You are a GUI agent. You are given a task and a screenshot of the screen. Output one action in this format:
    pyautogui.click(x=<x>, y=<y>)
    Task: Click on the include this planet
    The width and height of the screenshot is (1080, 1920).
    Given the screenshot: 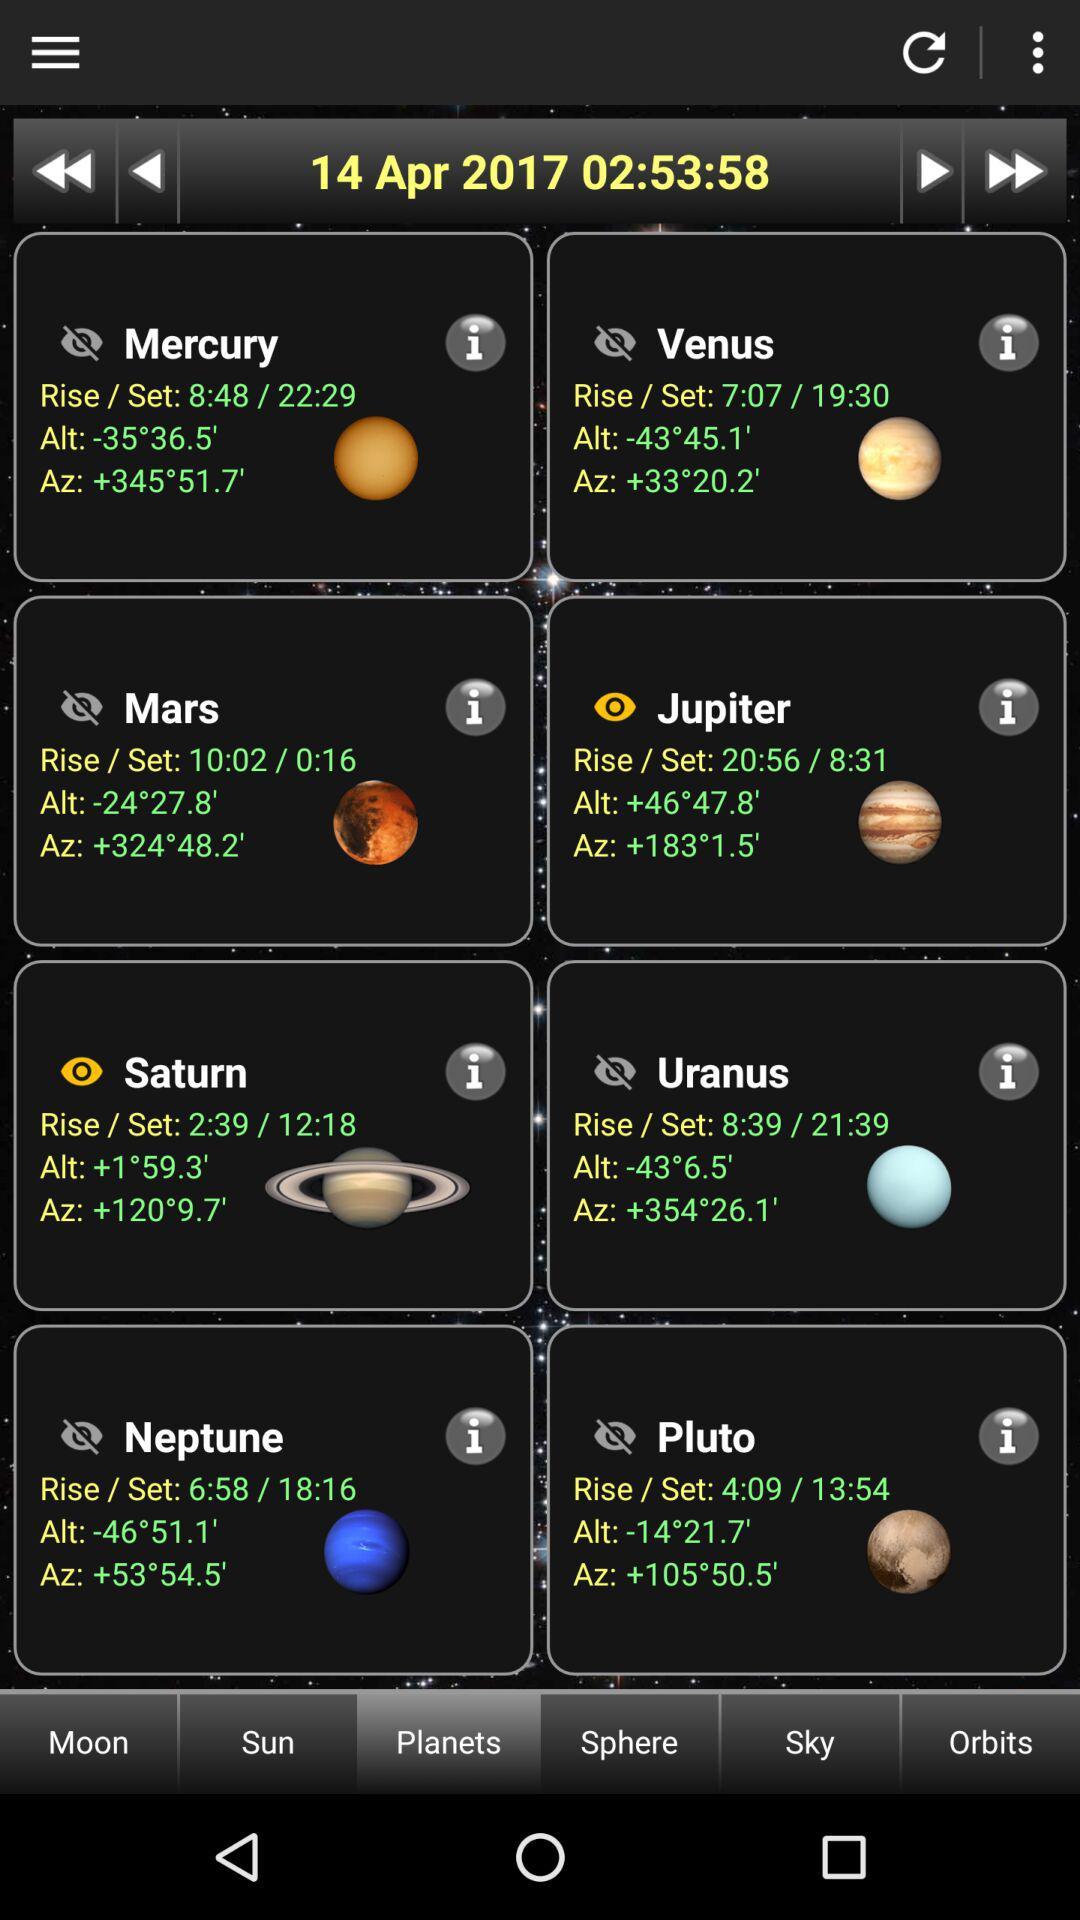 What is the action you would take?
    pyautogui.click(x=613, y=706)
    